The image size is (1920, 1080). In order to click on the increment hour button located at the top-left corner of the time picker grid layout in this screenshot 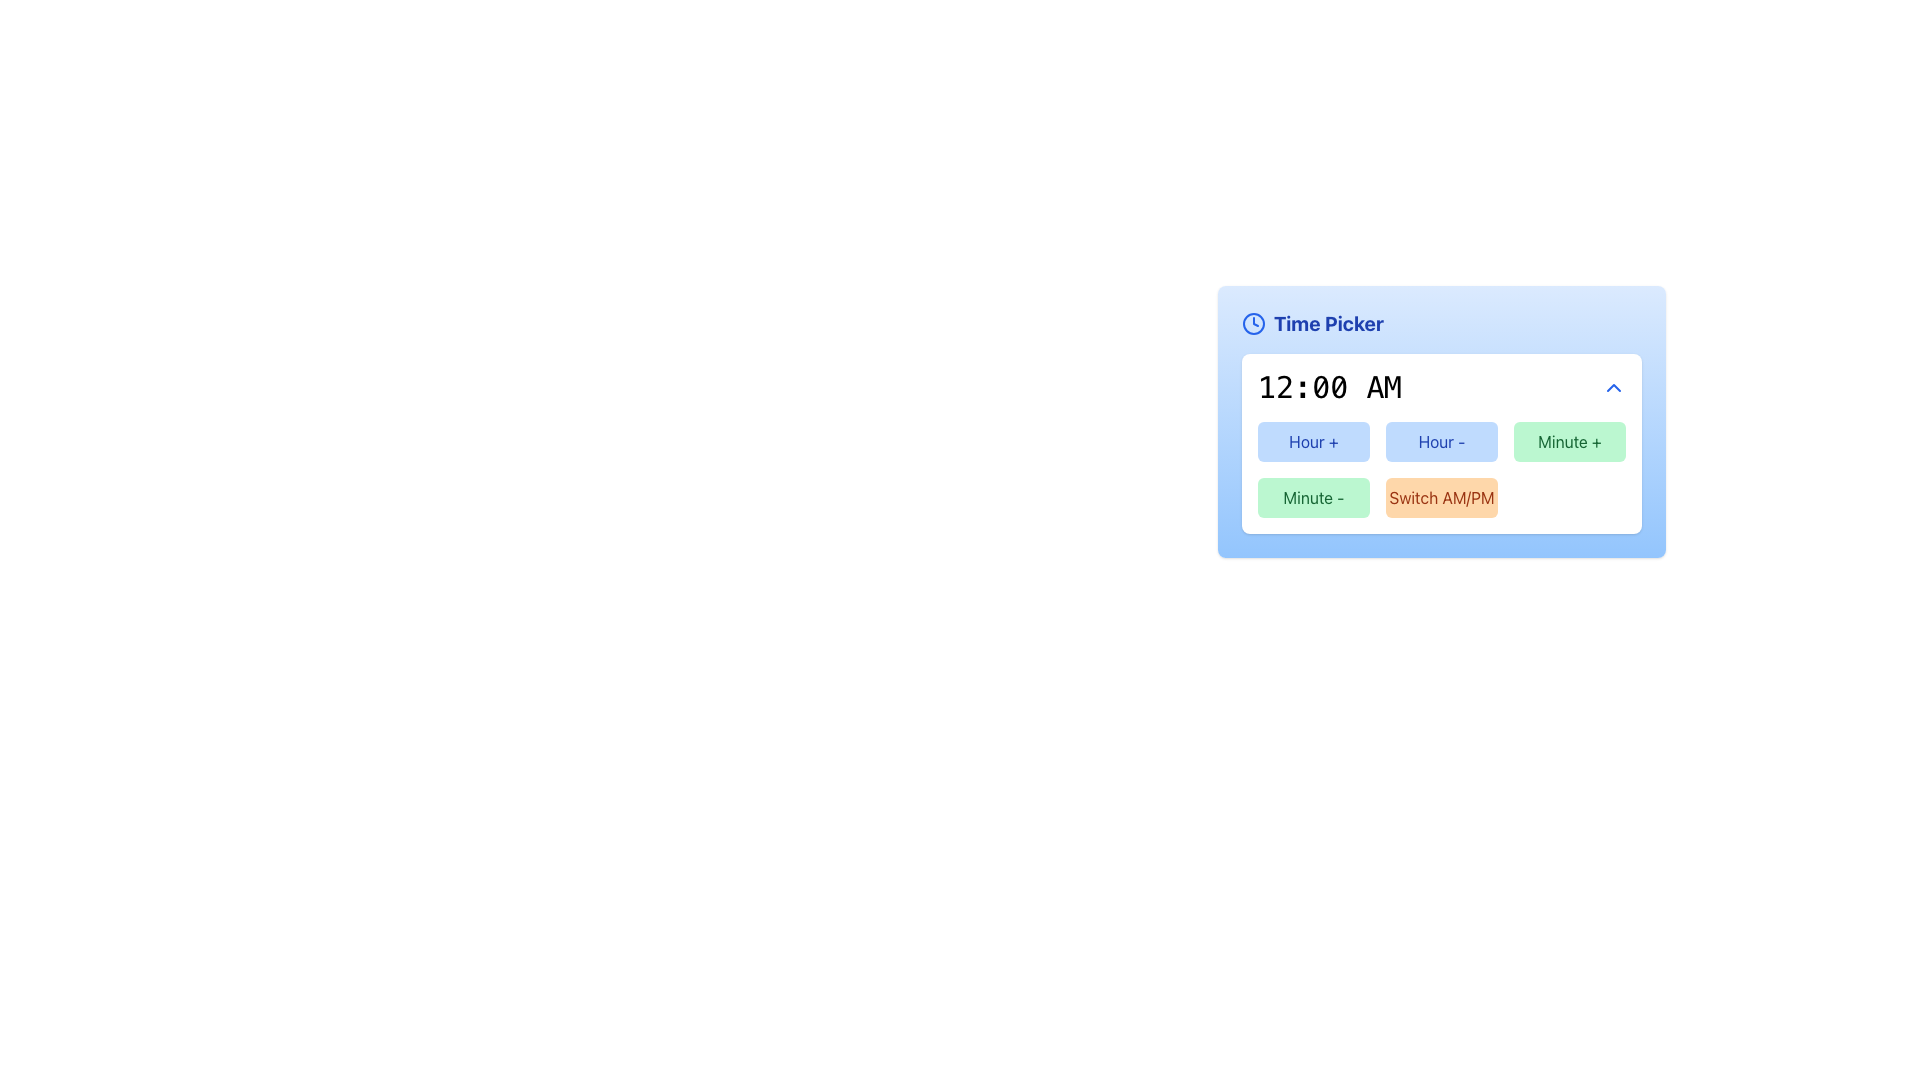, I will do `click(1314, 441)`.